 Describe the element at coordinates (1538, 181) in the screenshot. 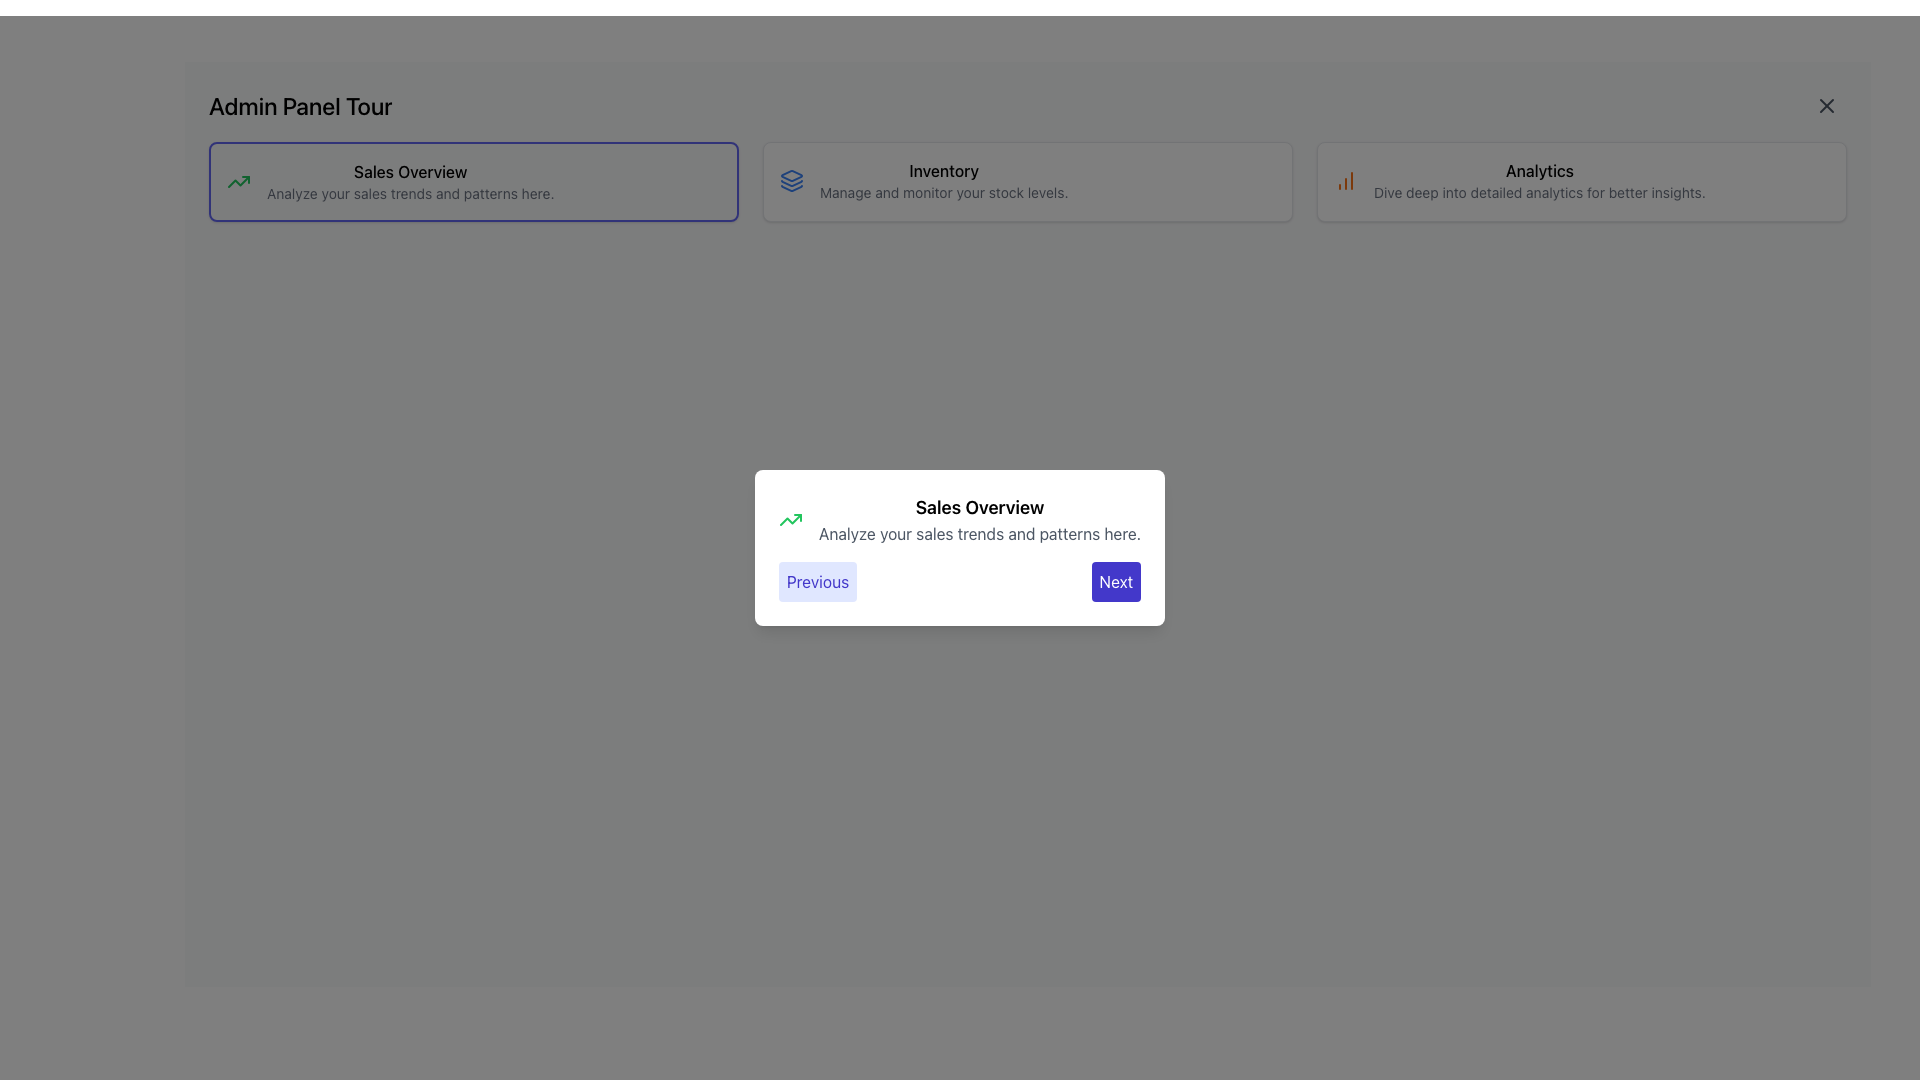

I see `the third informational card in the top-right section of the interface` at that location.